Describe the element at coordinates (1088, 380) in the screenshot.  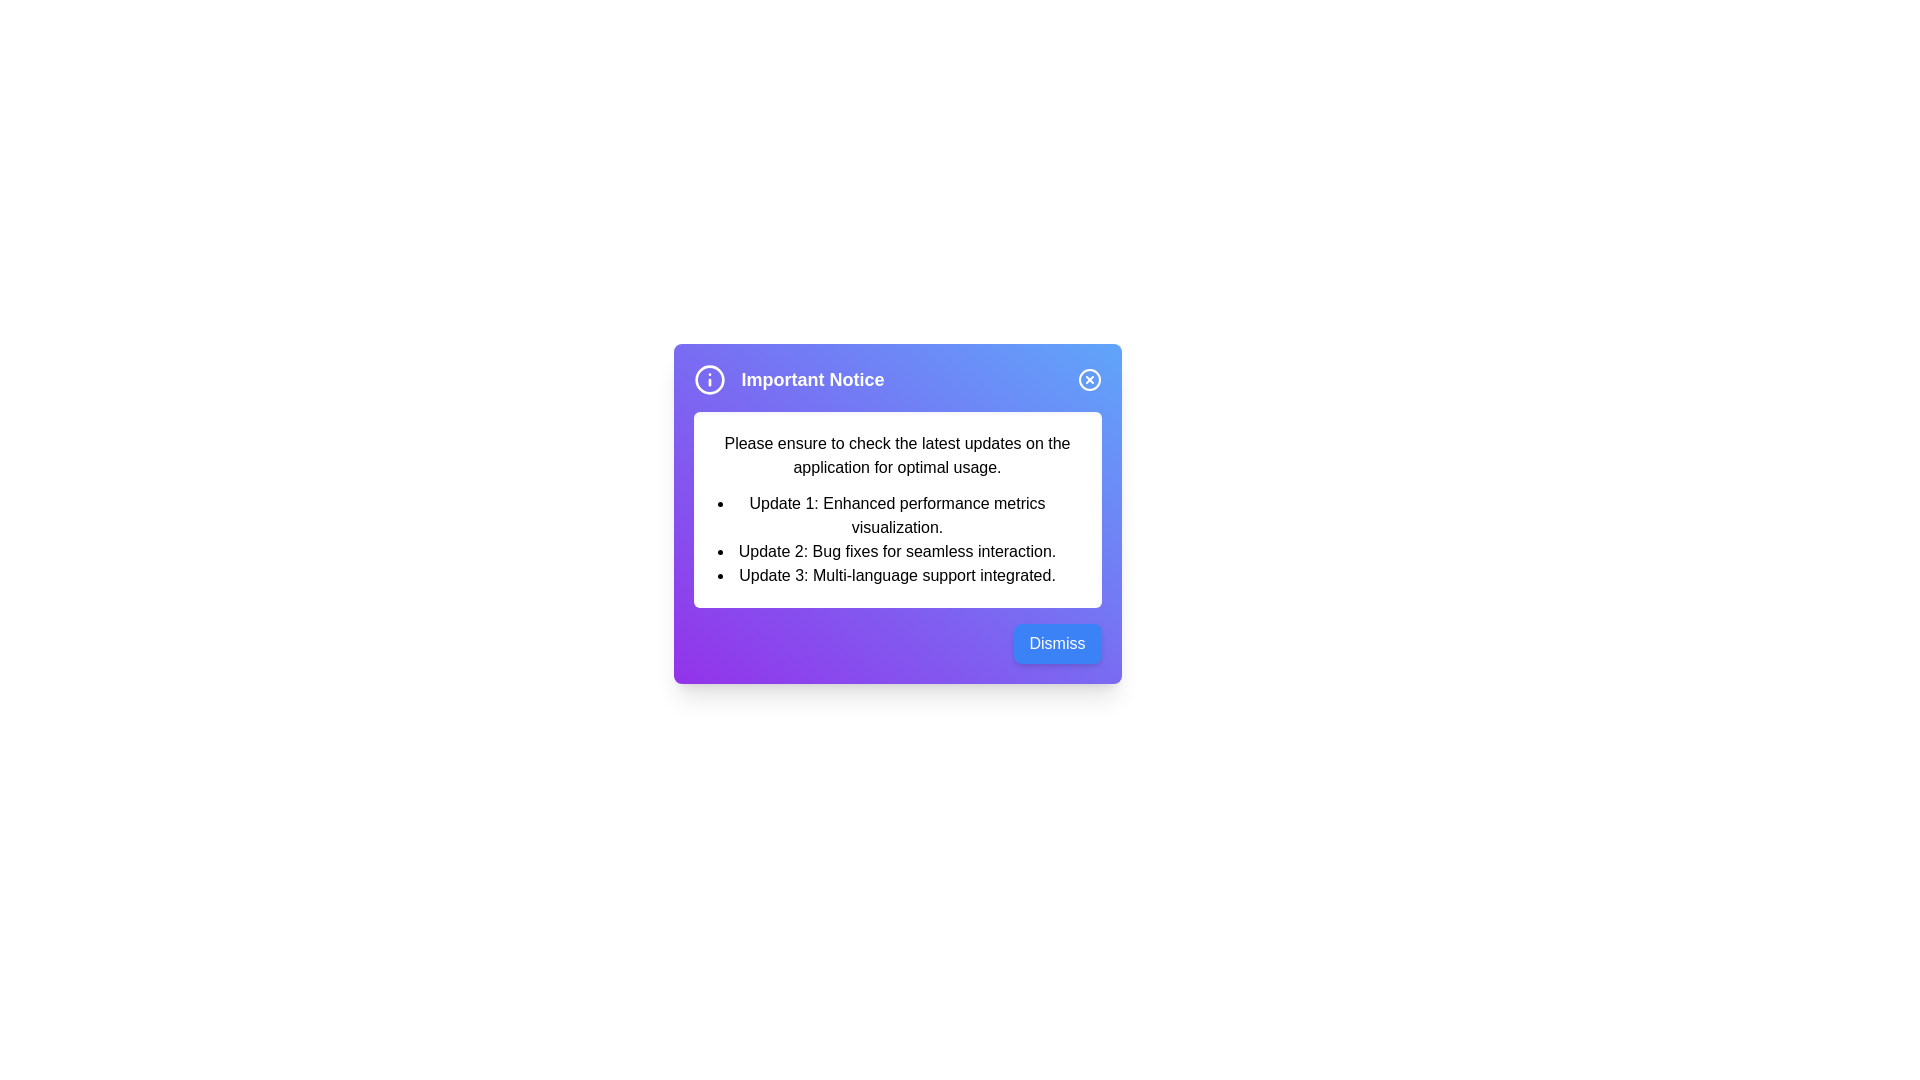
I see `close button to hide the alert` at that location.